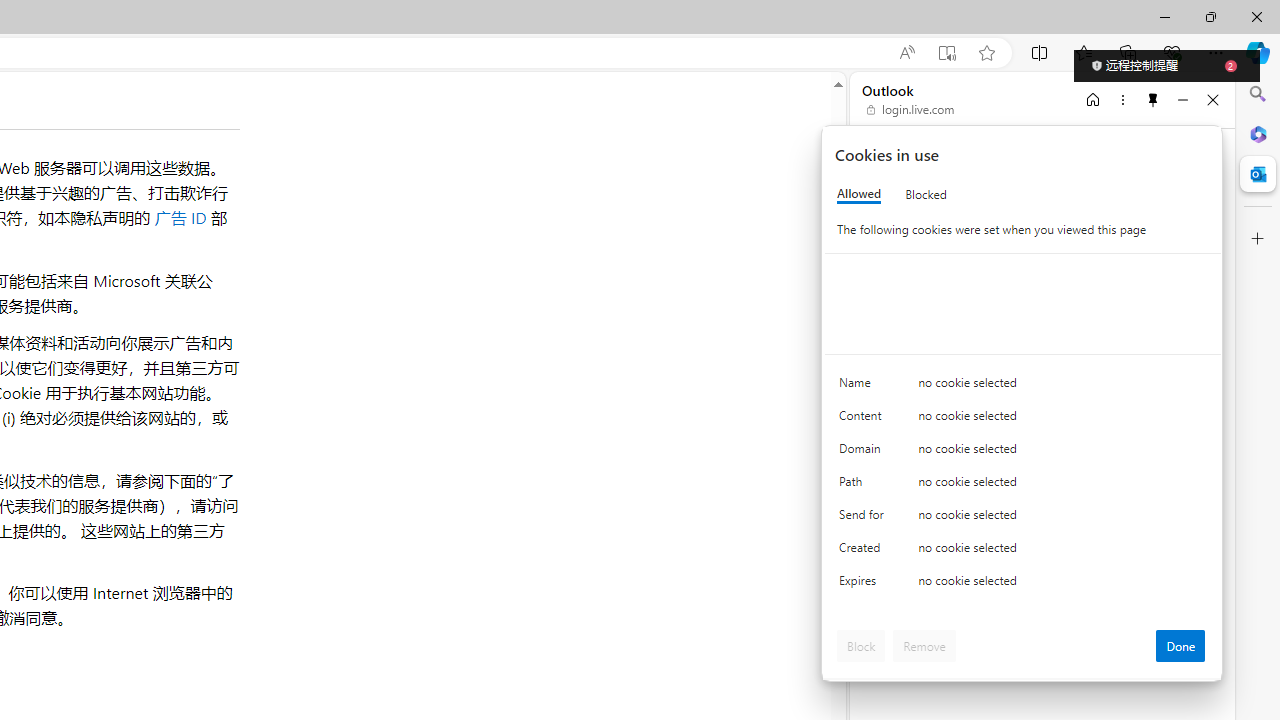 The image size is (1280, 720). Describe the element at coordinates (925, 194) in the screenshot. I see `'Blocked'` at that location.